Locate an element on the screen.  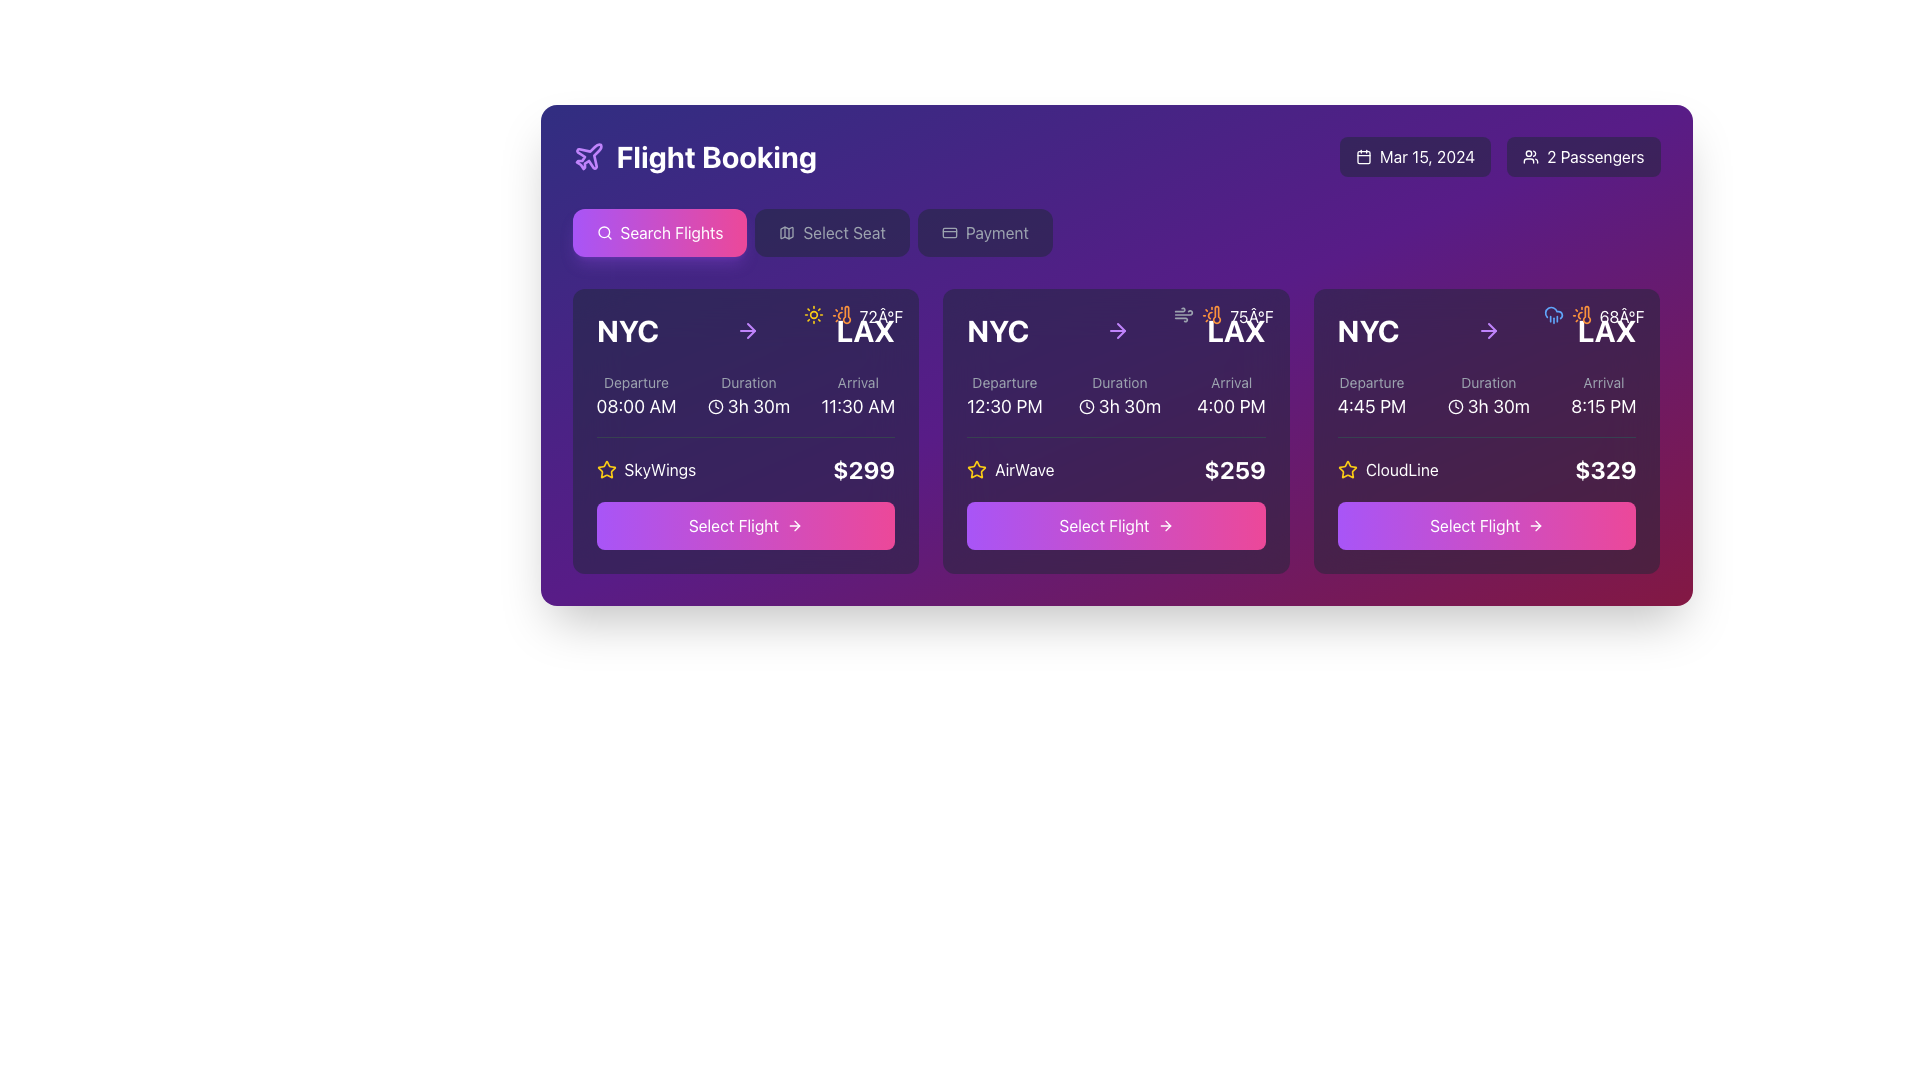
the text element displaying '08:00 AM' in white on a dark purple background, located beneath the 'Departure' label in the first card is located at coordinates (635, 406).